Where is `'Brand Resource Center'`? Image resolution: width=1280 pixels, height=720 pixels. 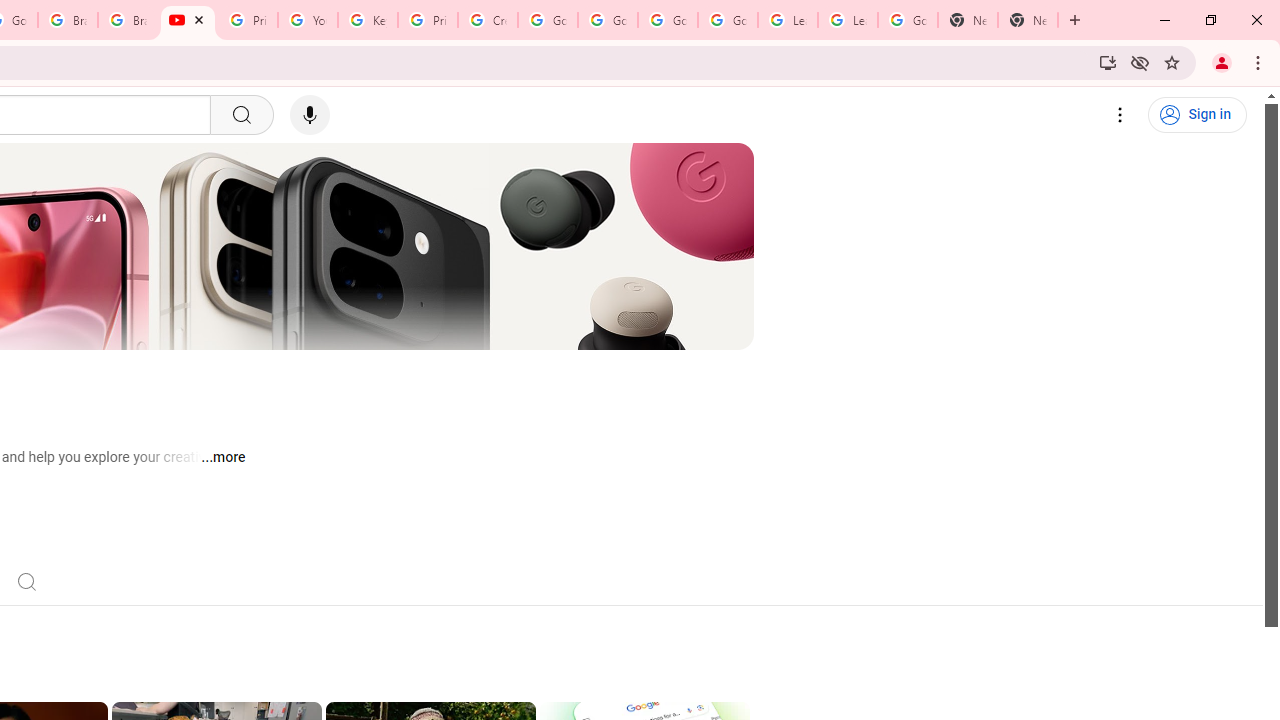 'Brand Resource Center' is located at coordinates (68, 20).